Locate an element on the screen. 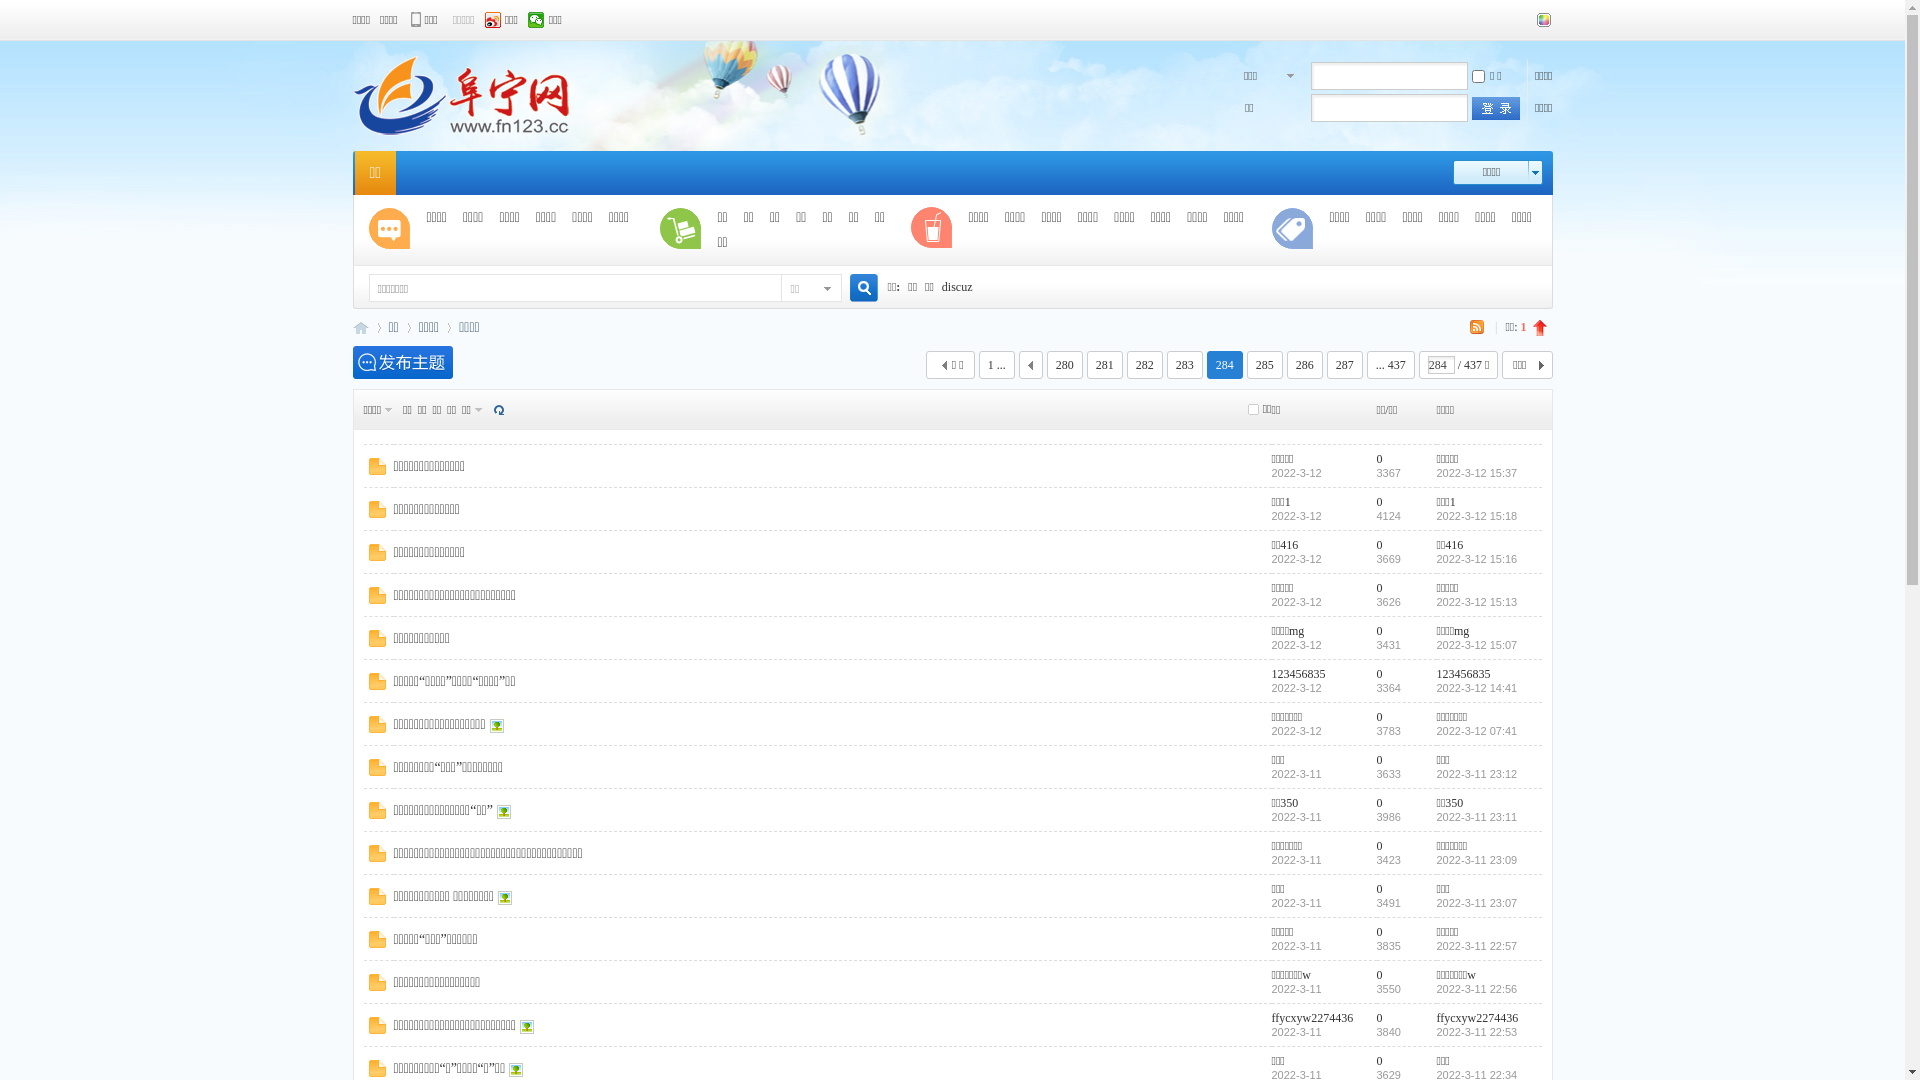 The image size is (1920, 1080). 'discuz' is located at coordinates (940, 286).